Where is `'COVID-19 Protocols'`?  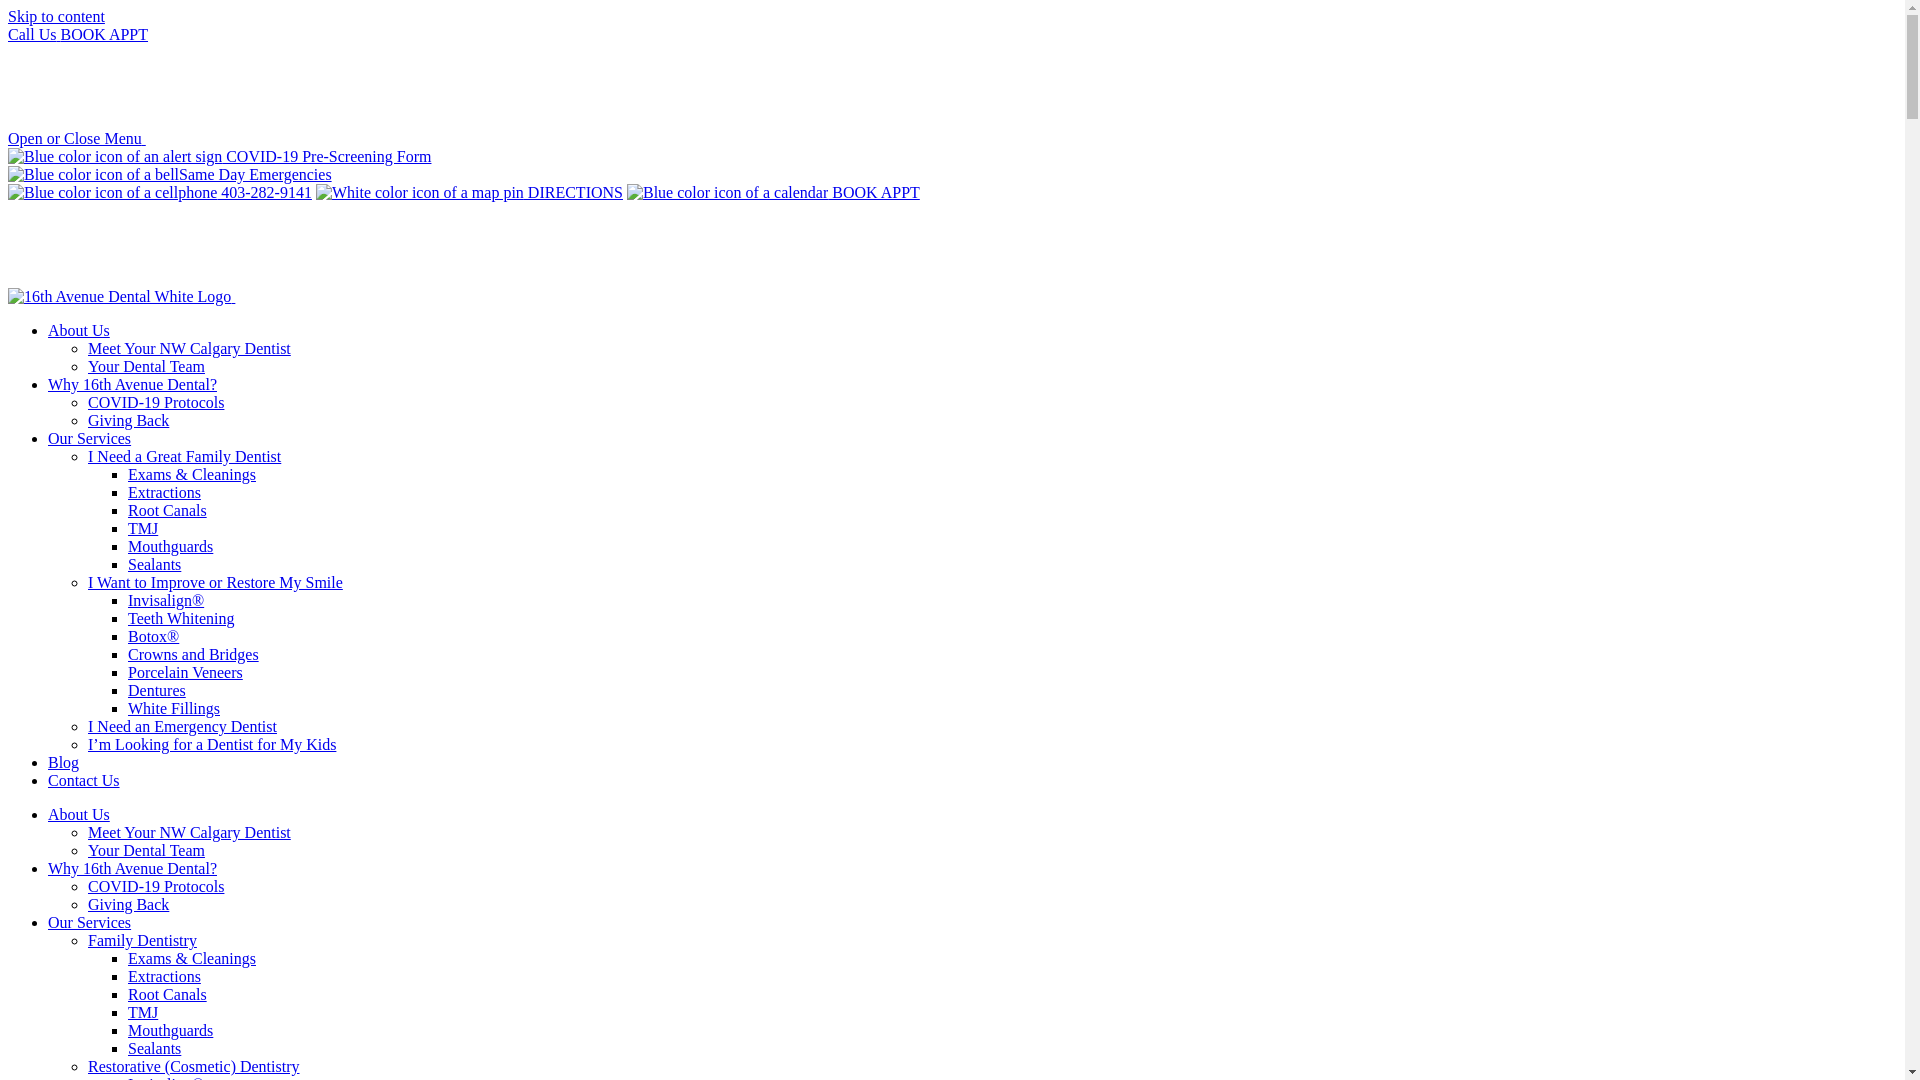
'COVID-19 Protocols' is located at coordinates (86, 885).